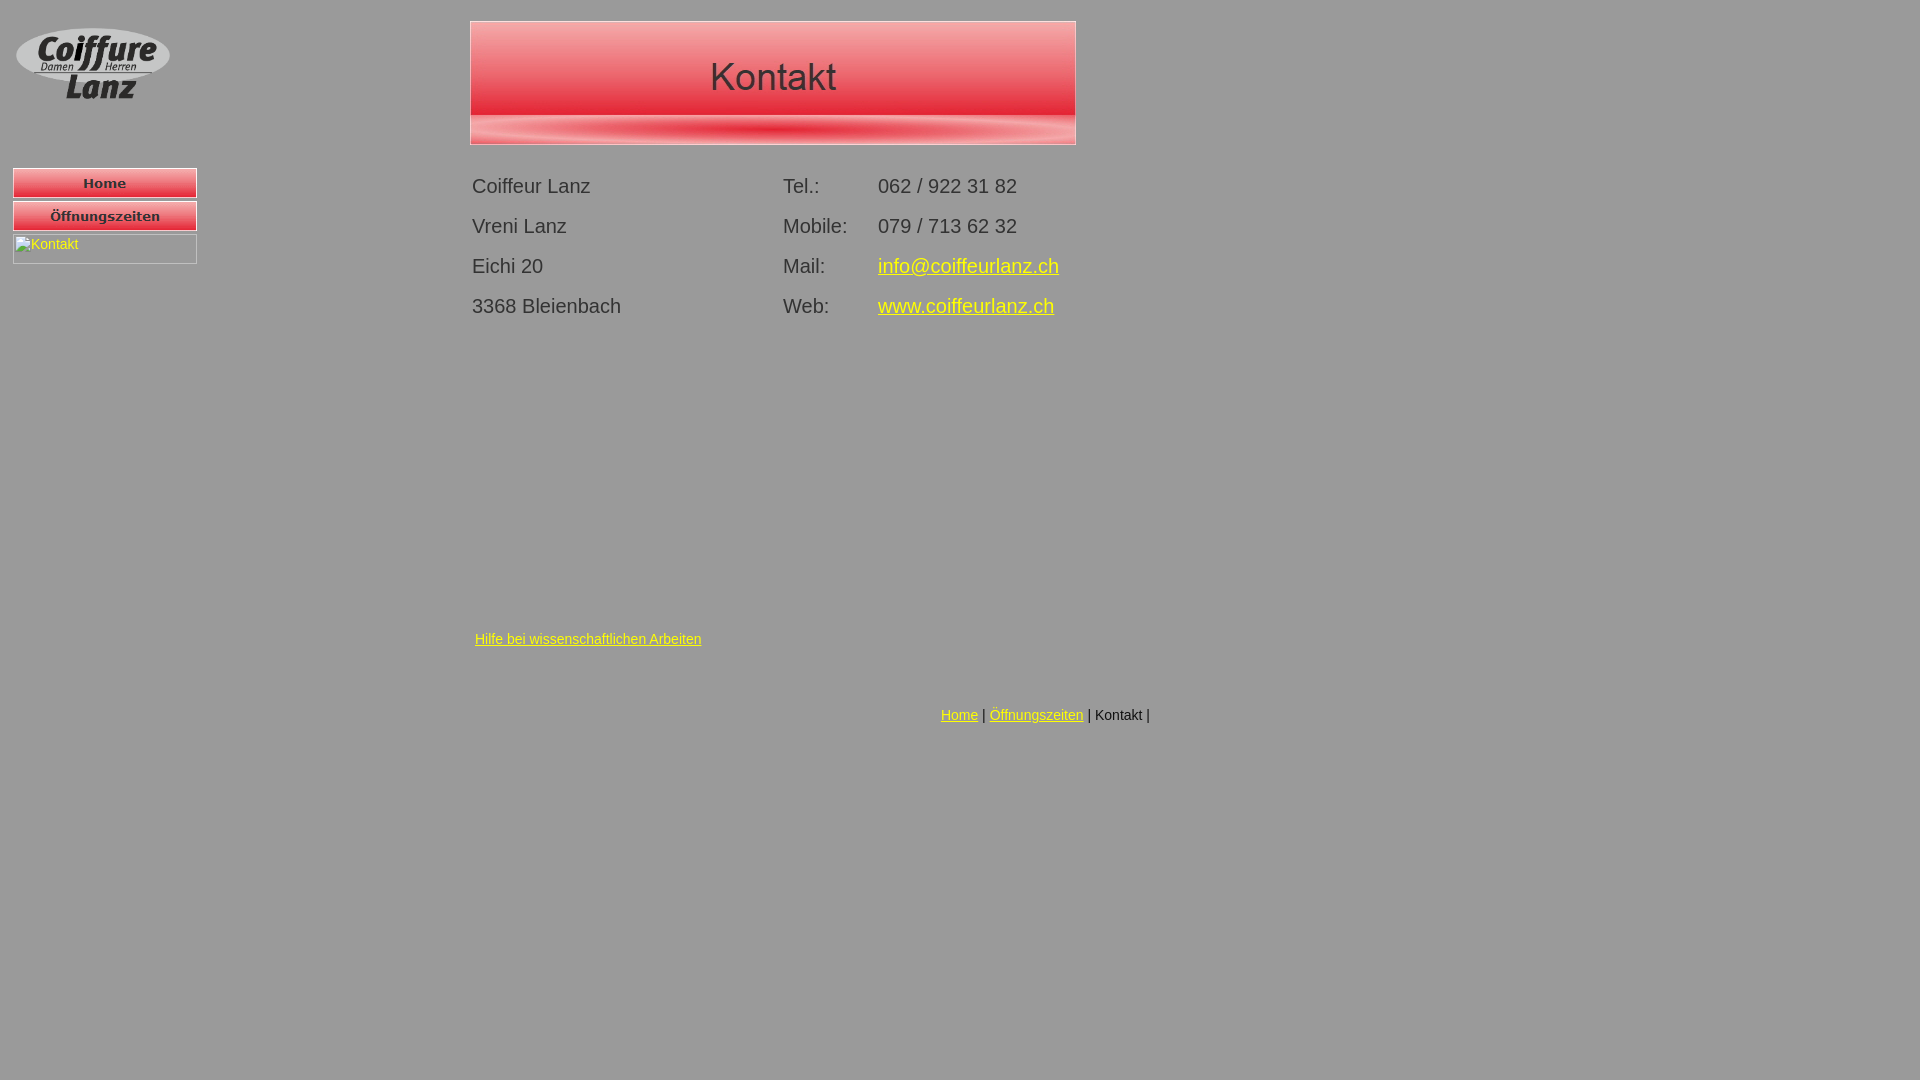 This screenshot has height=1080, width=1920. What do you see at coordinates (91, 62) in the screenshot?
I see `'Logo'` at bounding box center [91, 62].